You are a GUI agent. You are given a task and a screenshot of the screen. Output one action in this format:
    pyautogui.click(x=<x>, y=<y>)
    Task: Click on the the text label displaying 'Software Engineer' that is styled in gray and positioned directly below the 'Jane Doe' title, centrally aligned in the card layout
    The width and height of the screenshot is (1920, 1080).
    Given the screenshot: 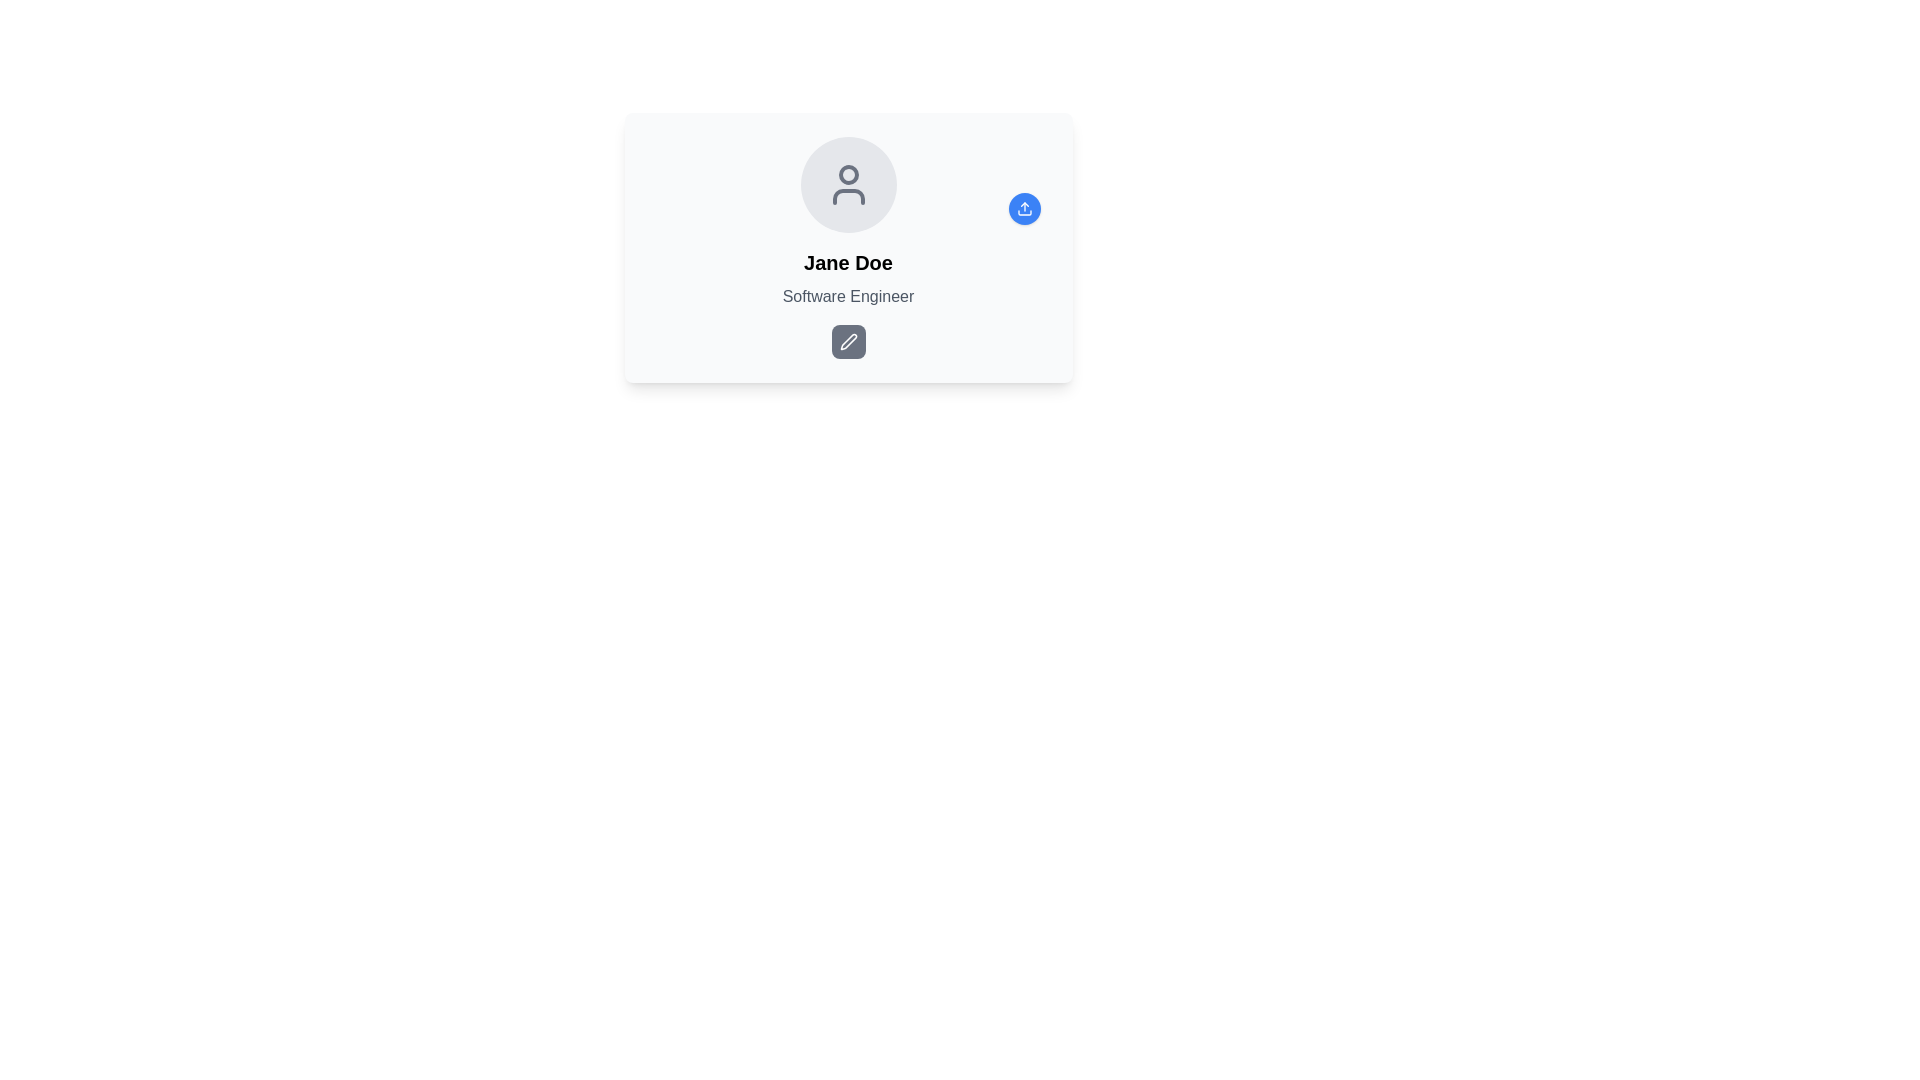 What is the action you would take?
    pyautogui.click(x=848, y=297)
    